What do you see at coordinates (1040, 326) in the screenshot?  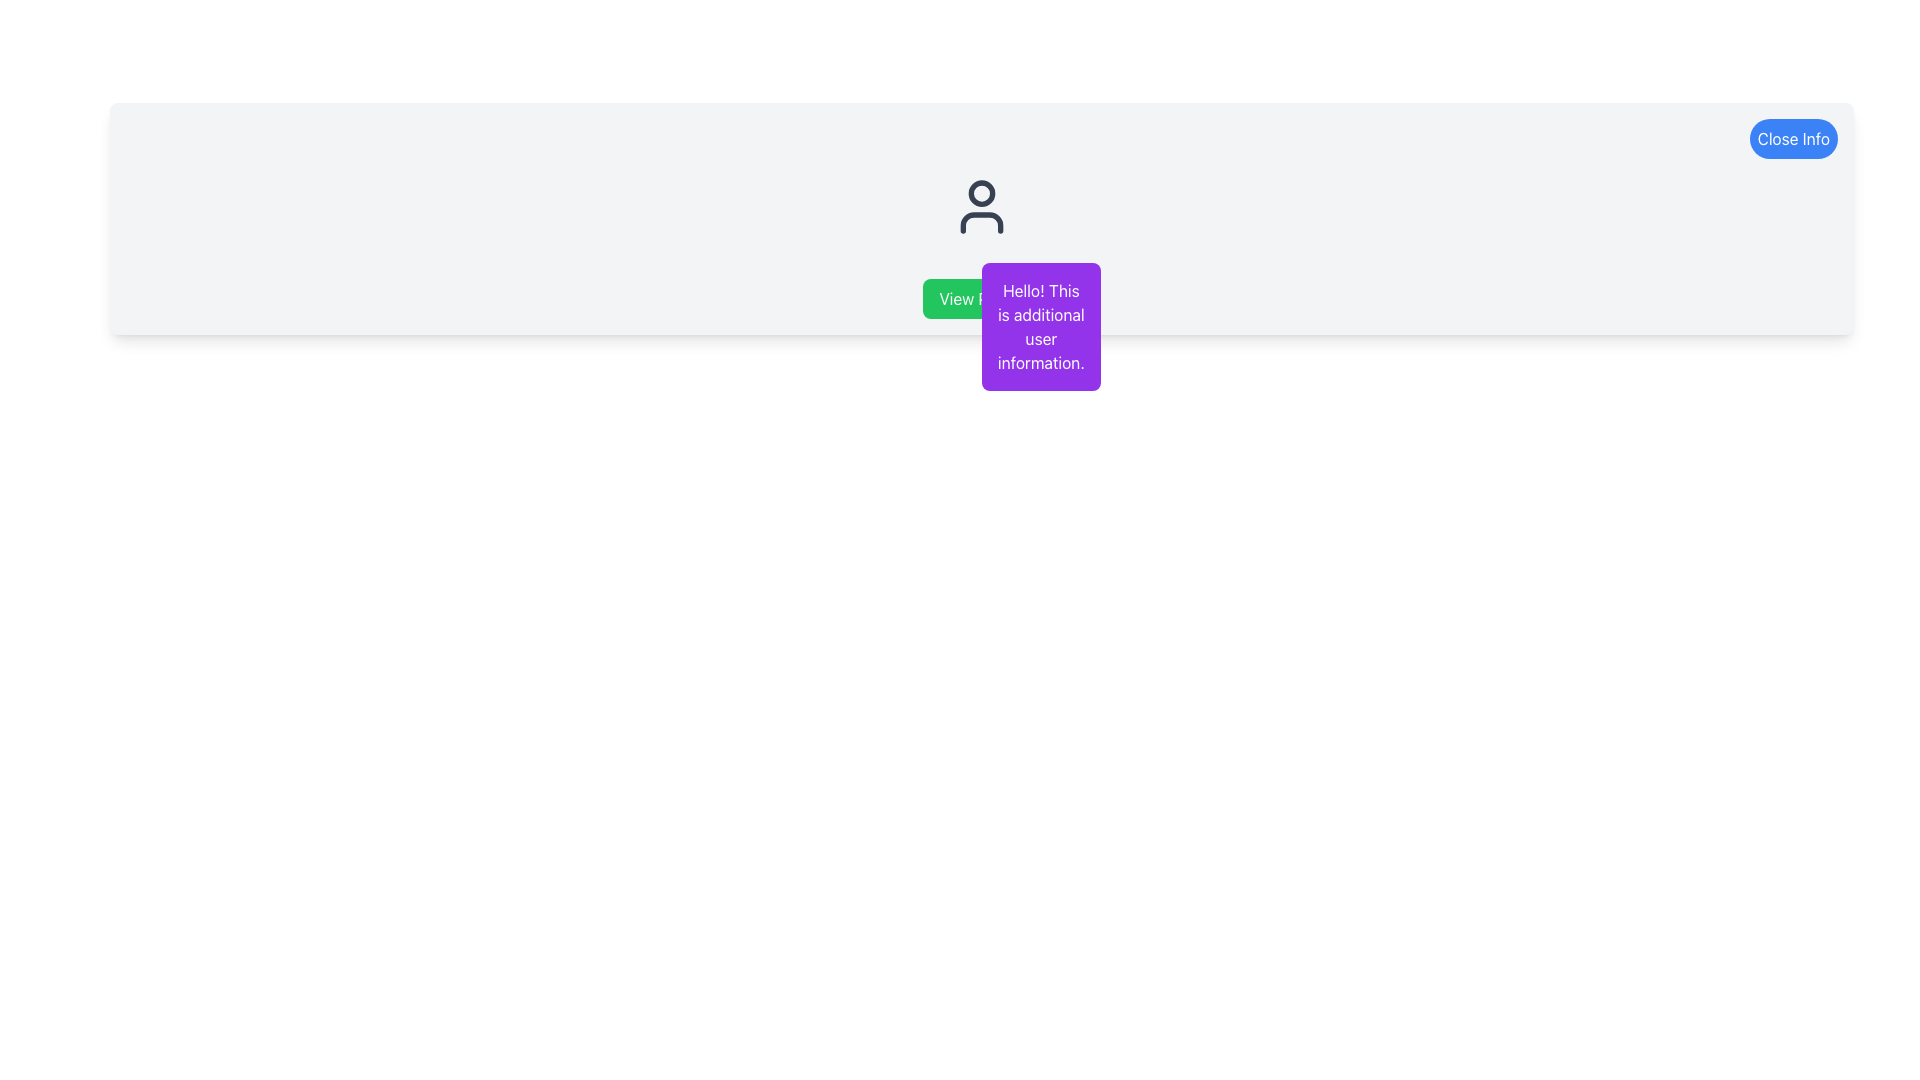 I see `the tooltip or informational box located below the user silhouette icon and above the 'View Info' button` at bounding box center [1040, 326].